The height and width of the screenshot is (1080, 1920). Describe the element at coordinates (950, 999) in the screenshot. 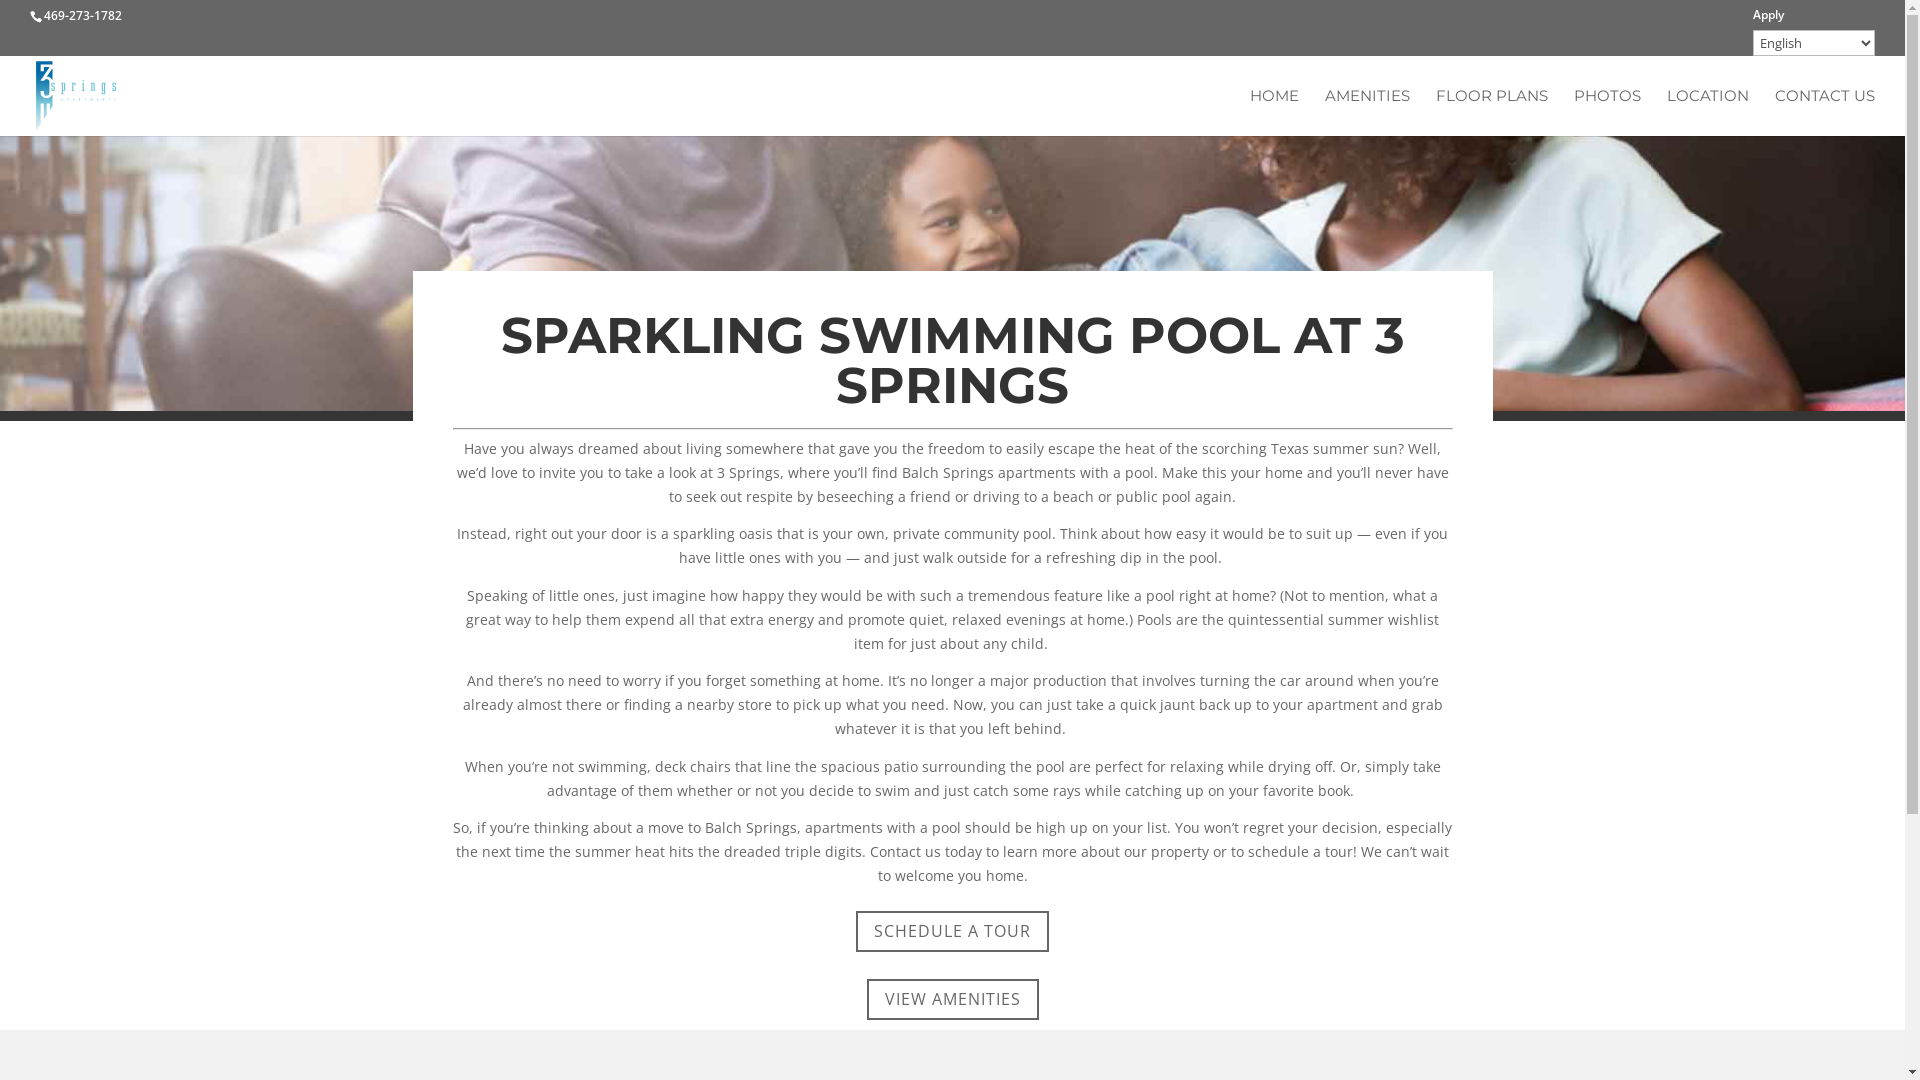

I see `'VIEW AMENITIES'` at that location.